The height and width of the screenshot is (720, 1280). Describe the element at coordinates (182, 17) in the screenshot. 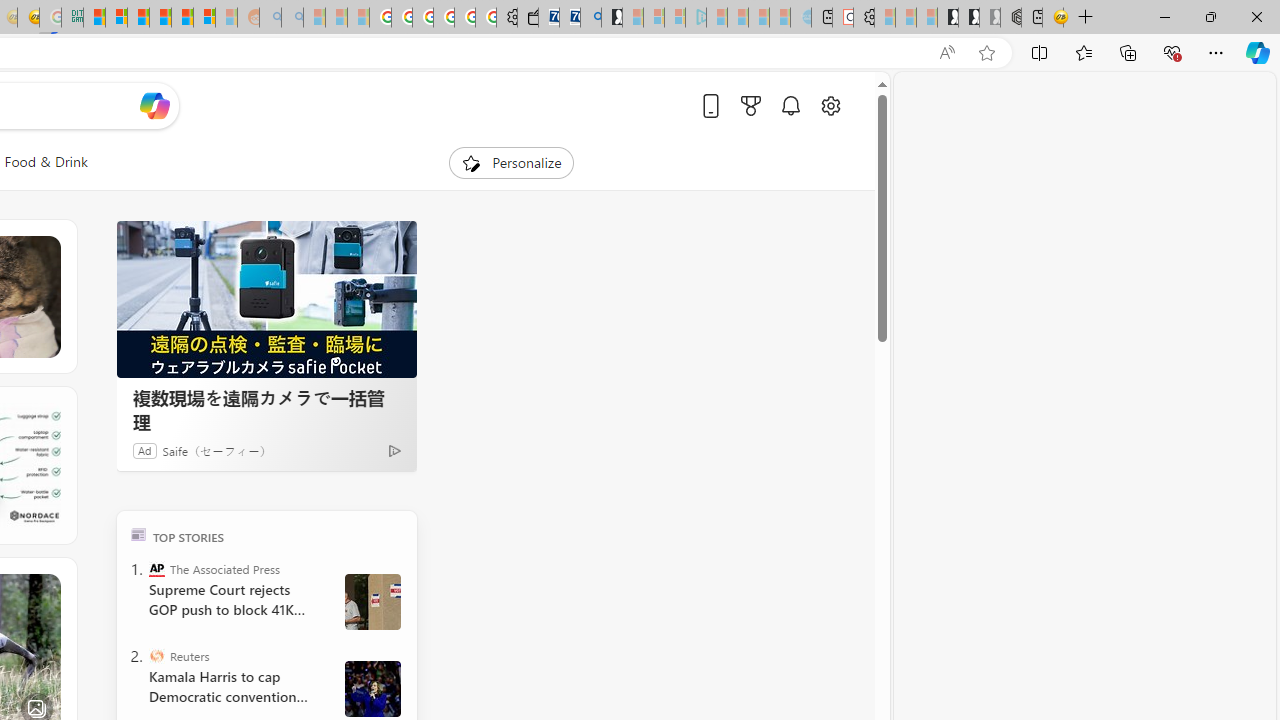

I see `'Kinda Frugal - MSN'` at that location.